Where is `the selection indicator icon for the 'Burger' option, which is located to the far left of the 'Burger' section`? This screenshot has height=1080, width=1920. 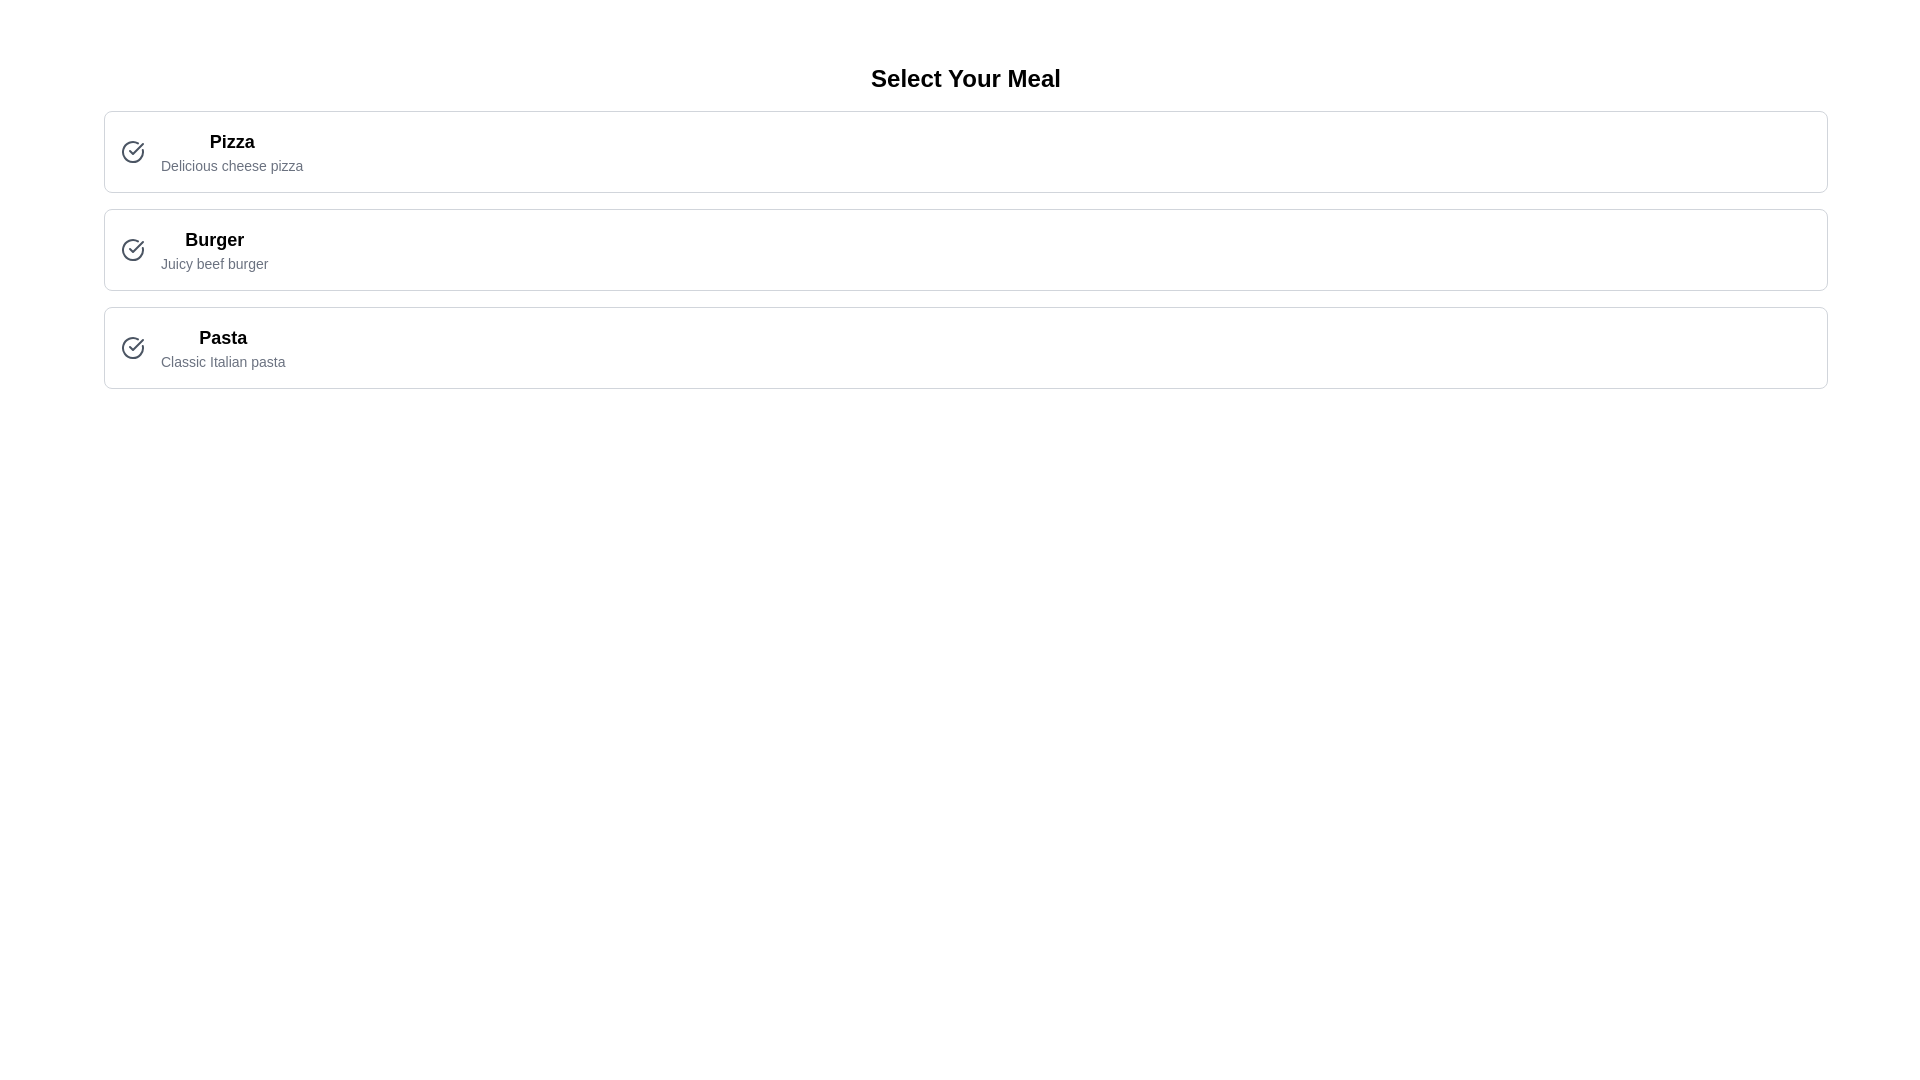
the selection indicator icon for the 'Burger' option, which is located to the far left of the 'Burger' section is located at coordinates (132, 249).